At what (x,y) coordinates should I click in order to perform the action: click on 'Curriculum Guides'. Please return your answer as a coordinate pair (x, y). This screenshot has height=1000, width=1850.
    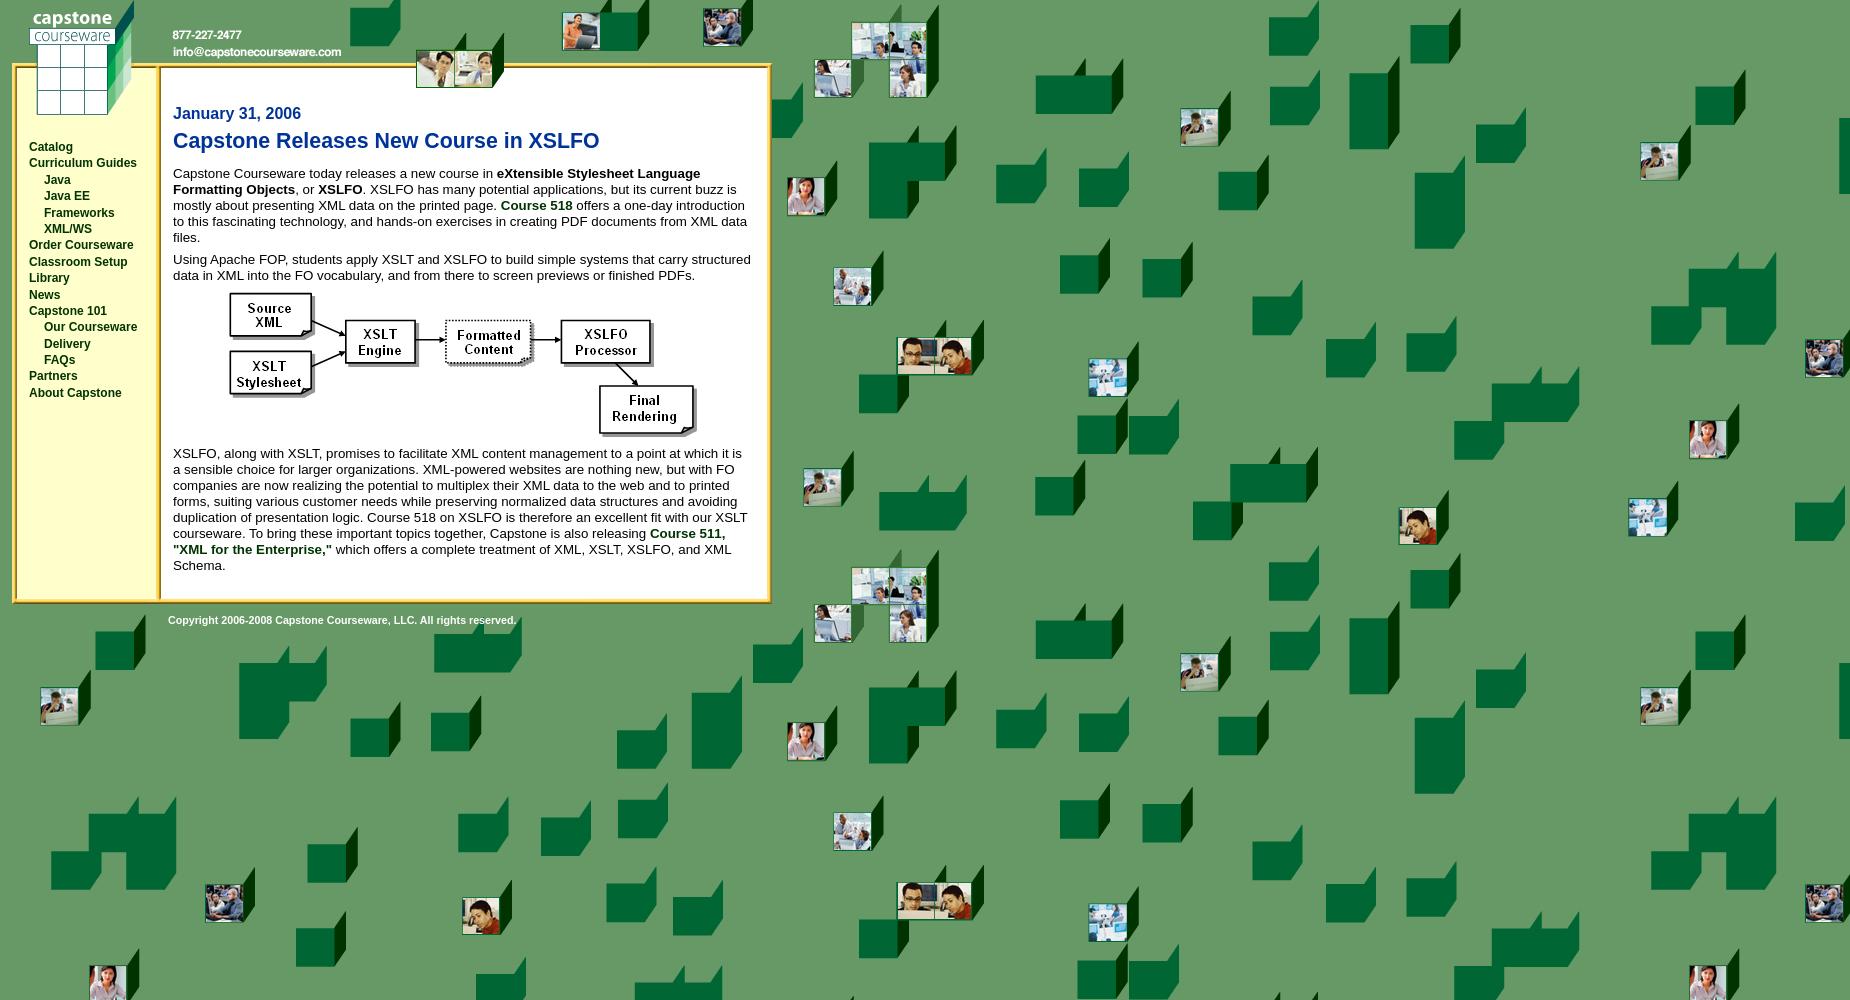
    Looking at the image, I should click on (28, 163).